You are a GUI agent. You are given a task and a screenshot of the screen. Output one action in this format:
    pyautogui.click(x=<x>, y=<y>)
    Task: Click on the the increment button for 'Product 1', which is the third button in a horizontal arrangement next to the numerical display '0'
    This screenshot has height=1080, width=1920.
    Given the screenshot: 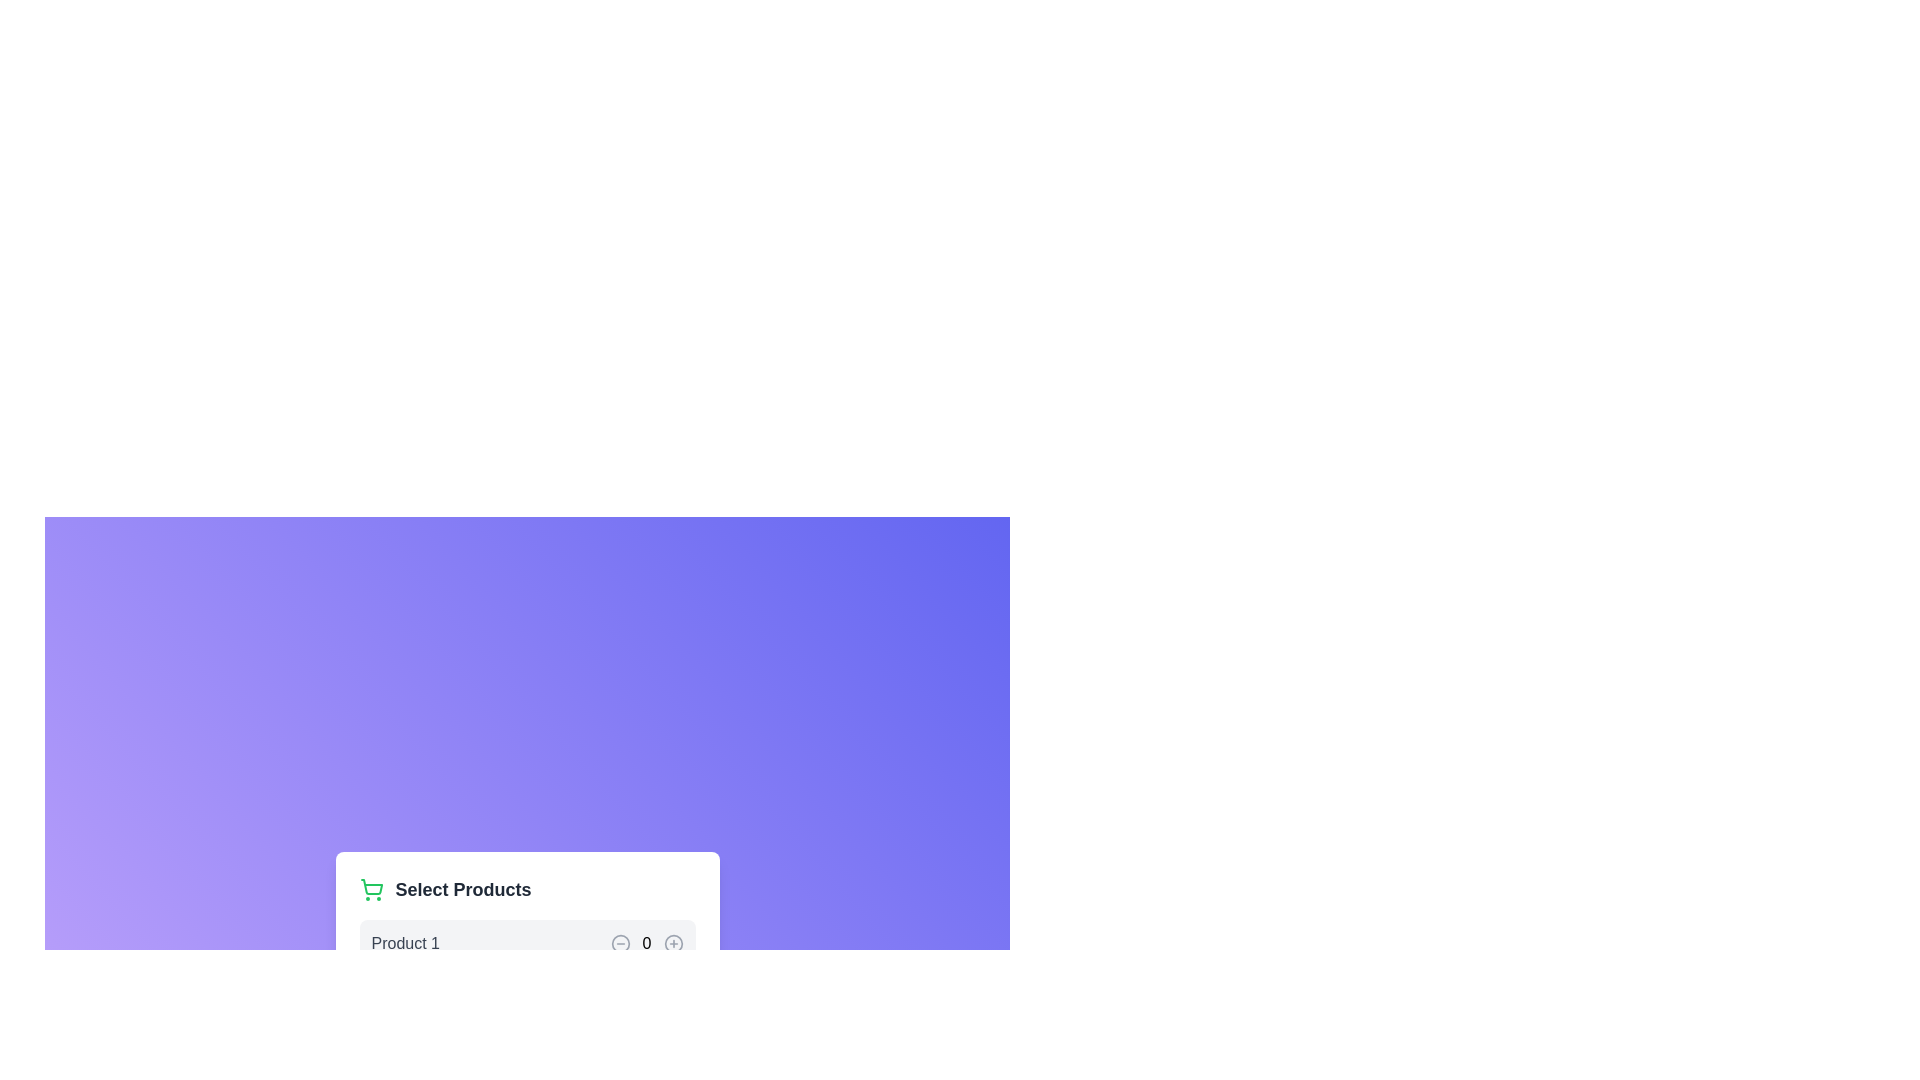 What is the action you would take?
    pyautogui.click(x=673, y=999)
    